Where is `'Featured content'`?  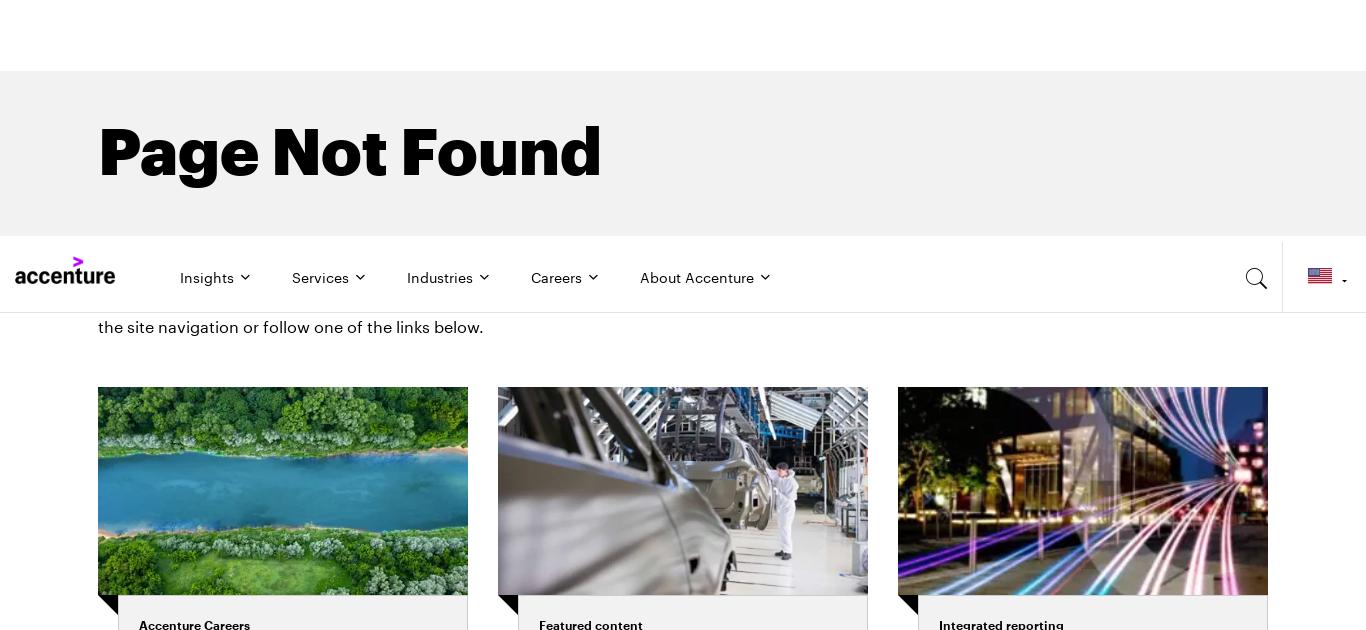 'Featured content' is located at coordinates (588, 382).